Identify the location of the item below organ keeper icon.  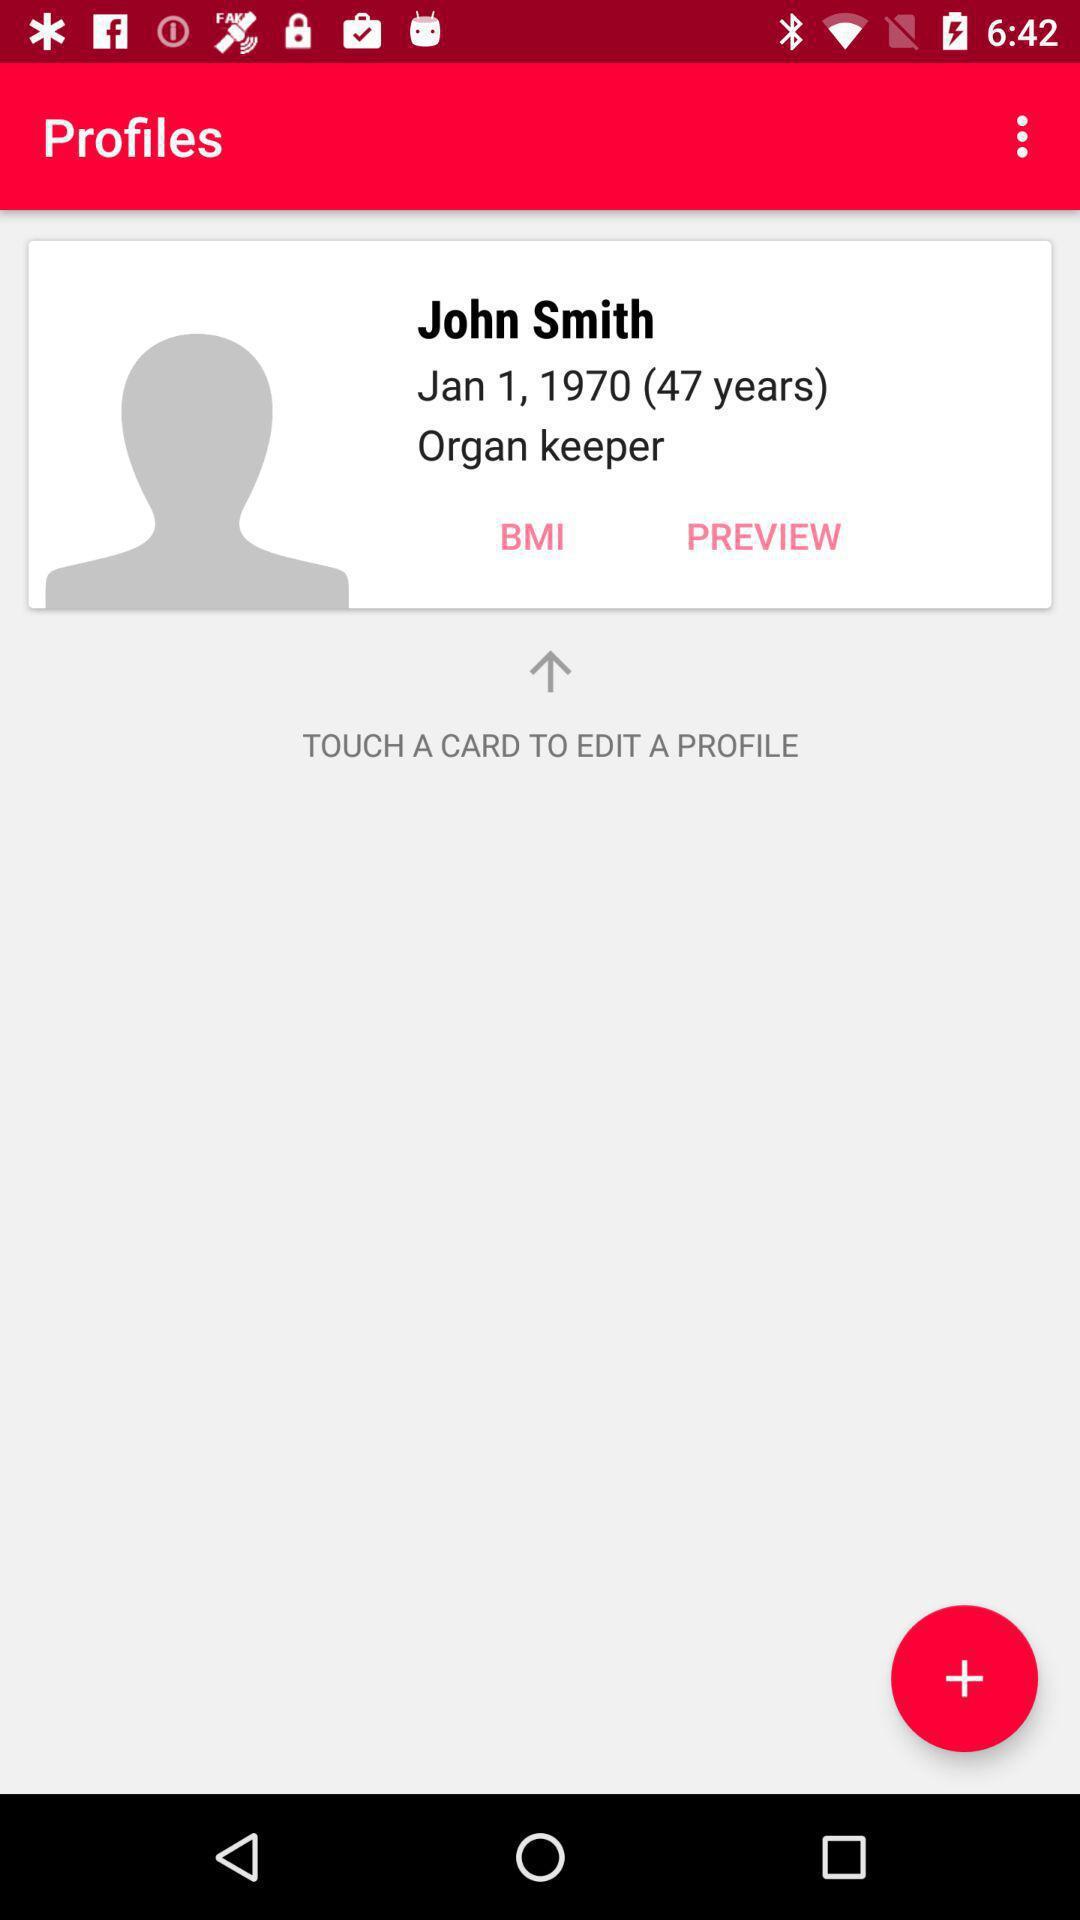
(763, 535).